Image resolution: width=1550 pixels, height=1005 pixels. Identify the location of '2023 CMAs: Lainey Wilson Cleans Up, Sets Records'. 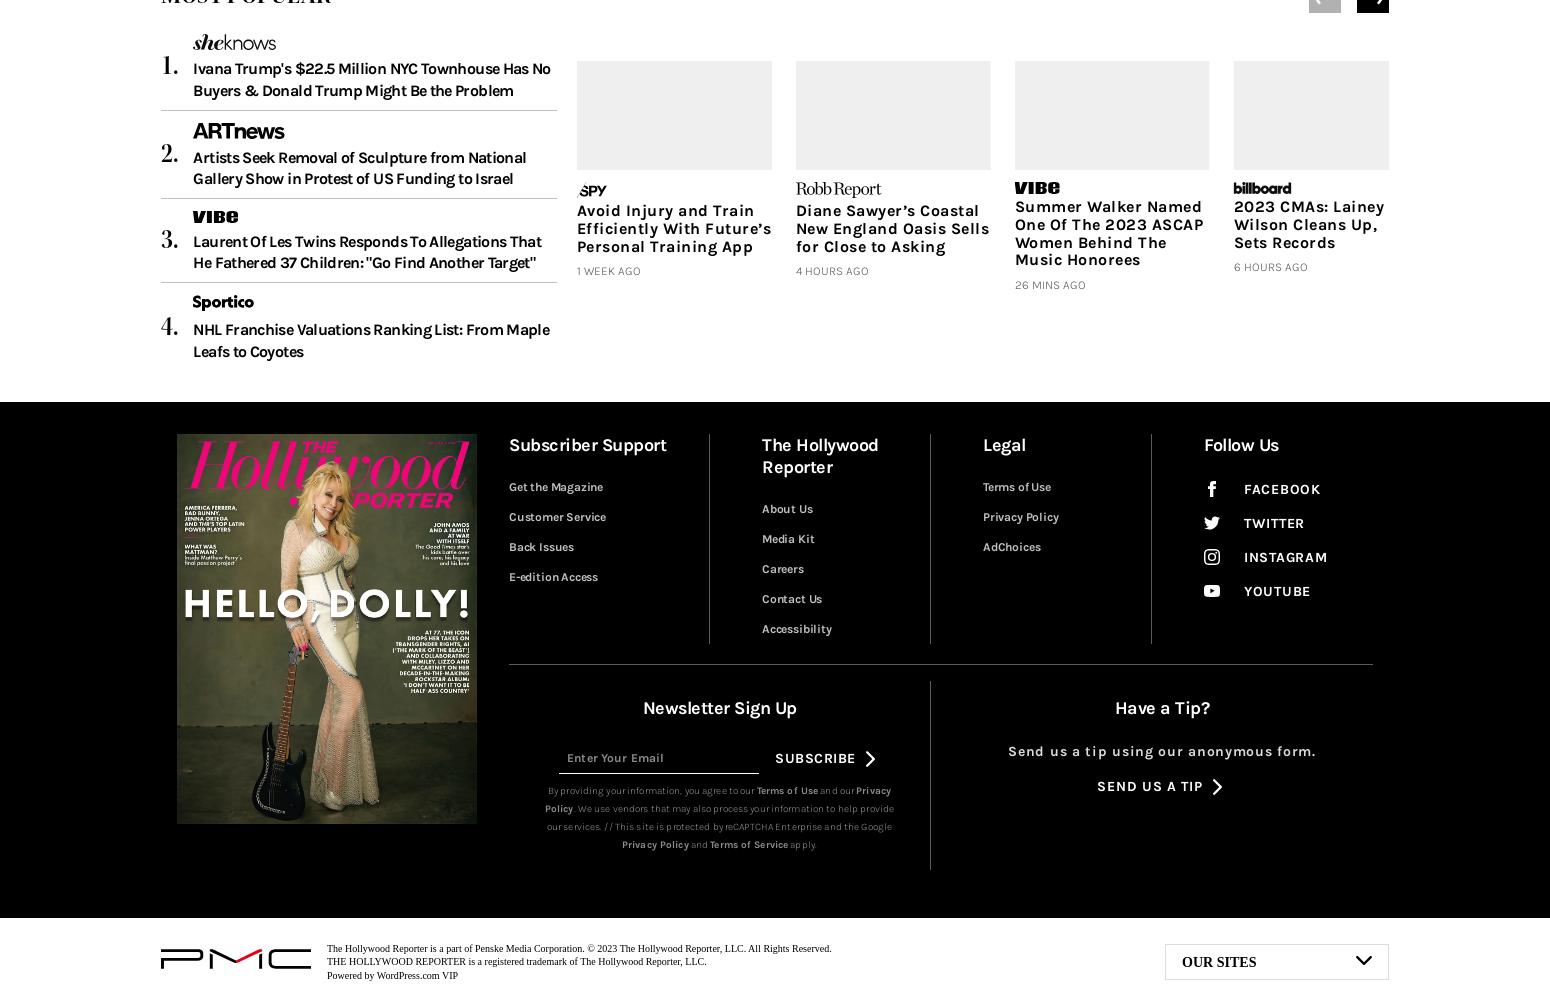
(1233, 223).